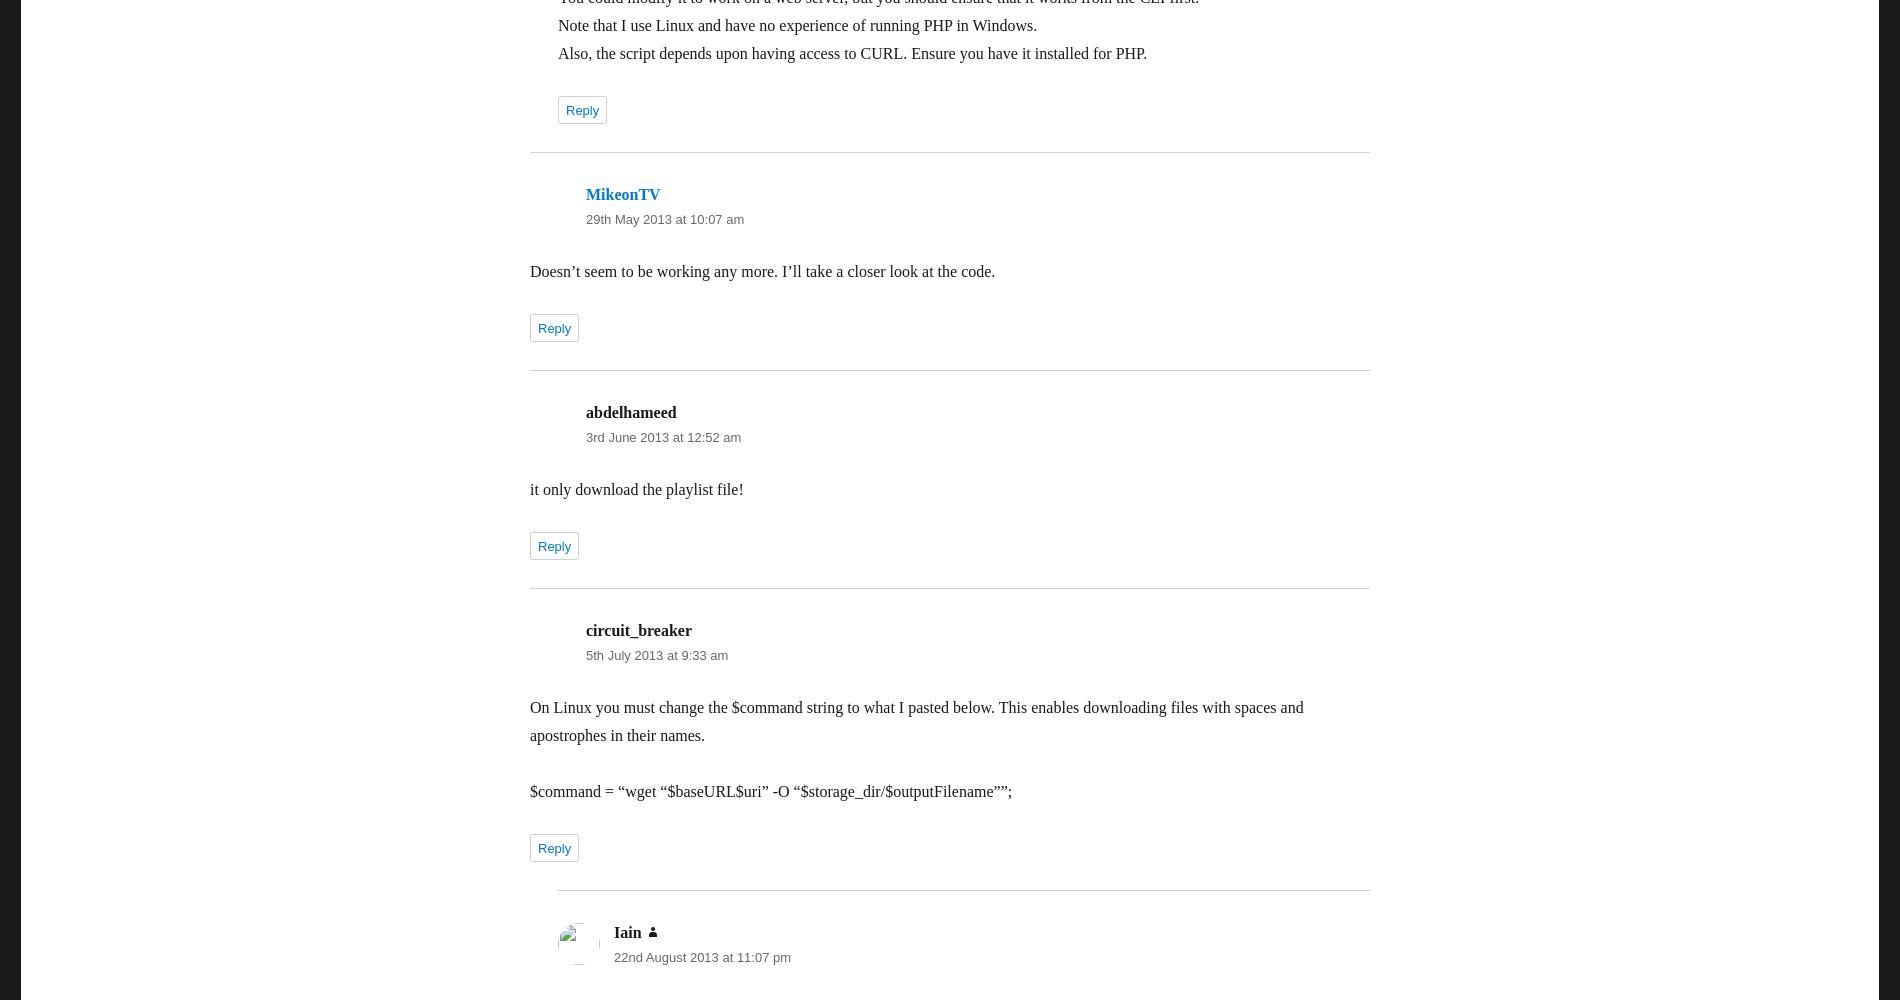 The width and height of the screenshot is (1900, 1000). I want to click on 'circuit_breaker', so click(585, 630).